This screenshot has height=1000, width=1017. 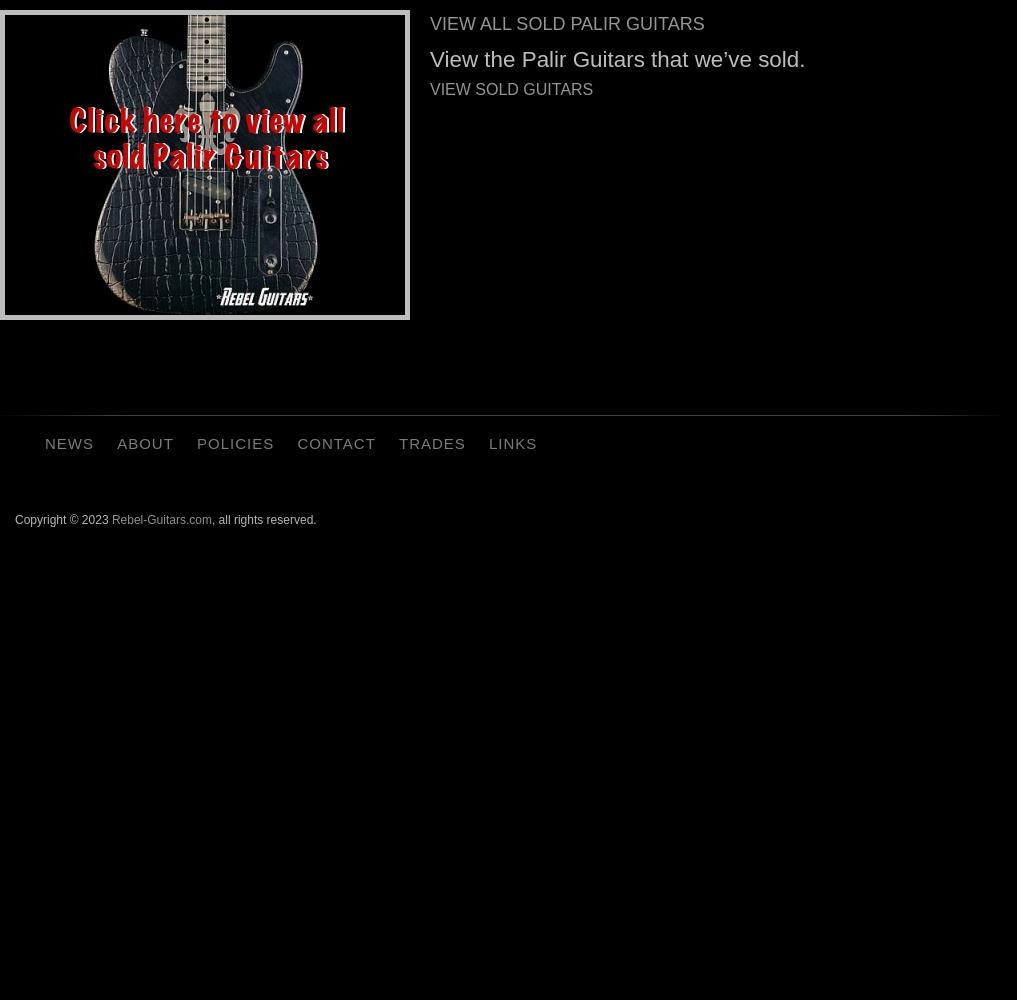 I want to click on 'Policies', so click(x=234, y=442).